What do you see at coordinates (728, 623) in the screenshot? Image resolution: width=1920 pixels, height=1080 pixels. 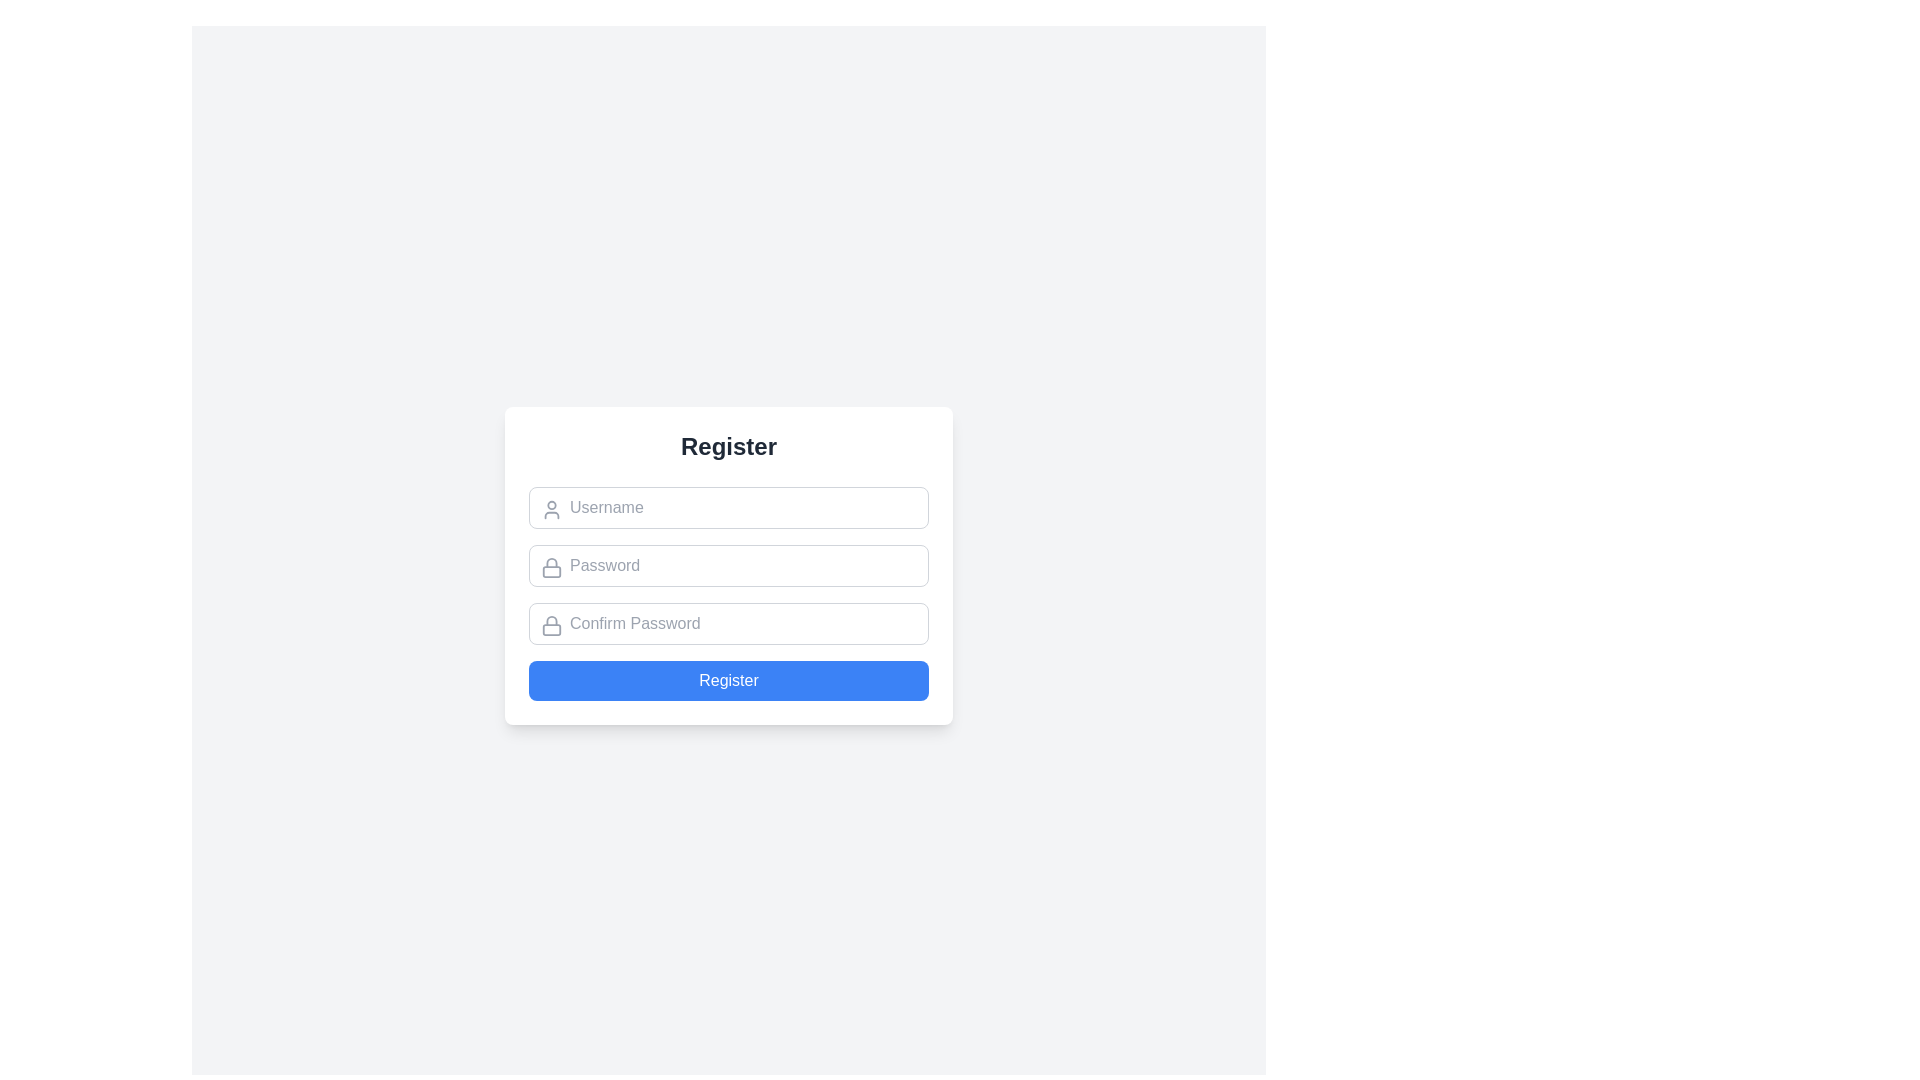 I see `the password confirmation input field located below the 'Password' input field` at bounding box center [728, 623].